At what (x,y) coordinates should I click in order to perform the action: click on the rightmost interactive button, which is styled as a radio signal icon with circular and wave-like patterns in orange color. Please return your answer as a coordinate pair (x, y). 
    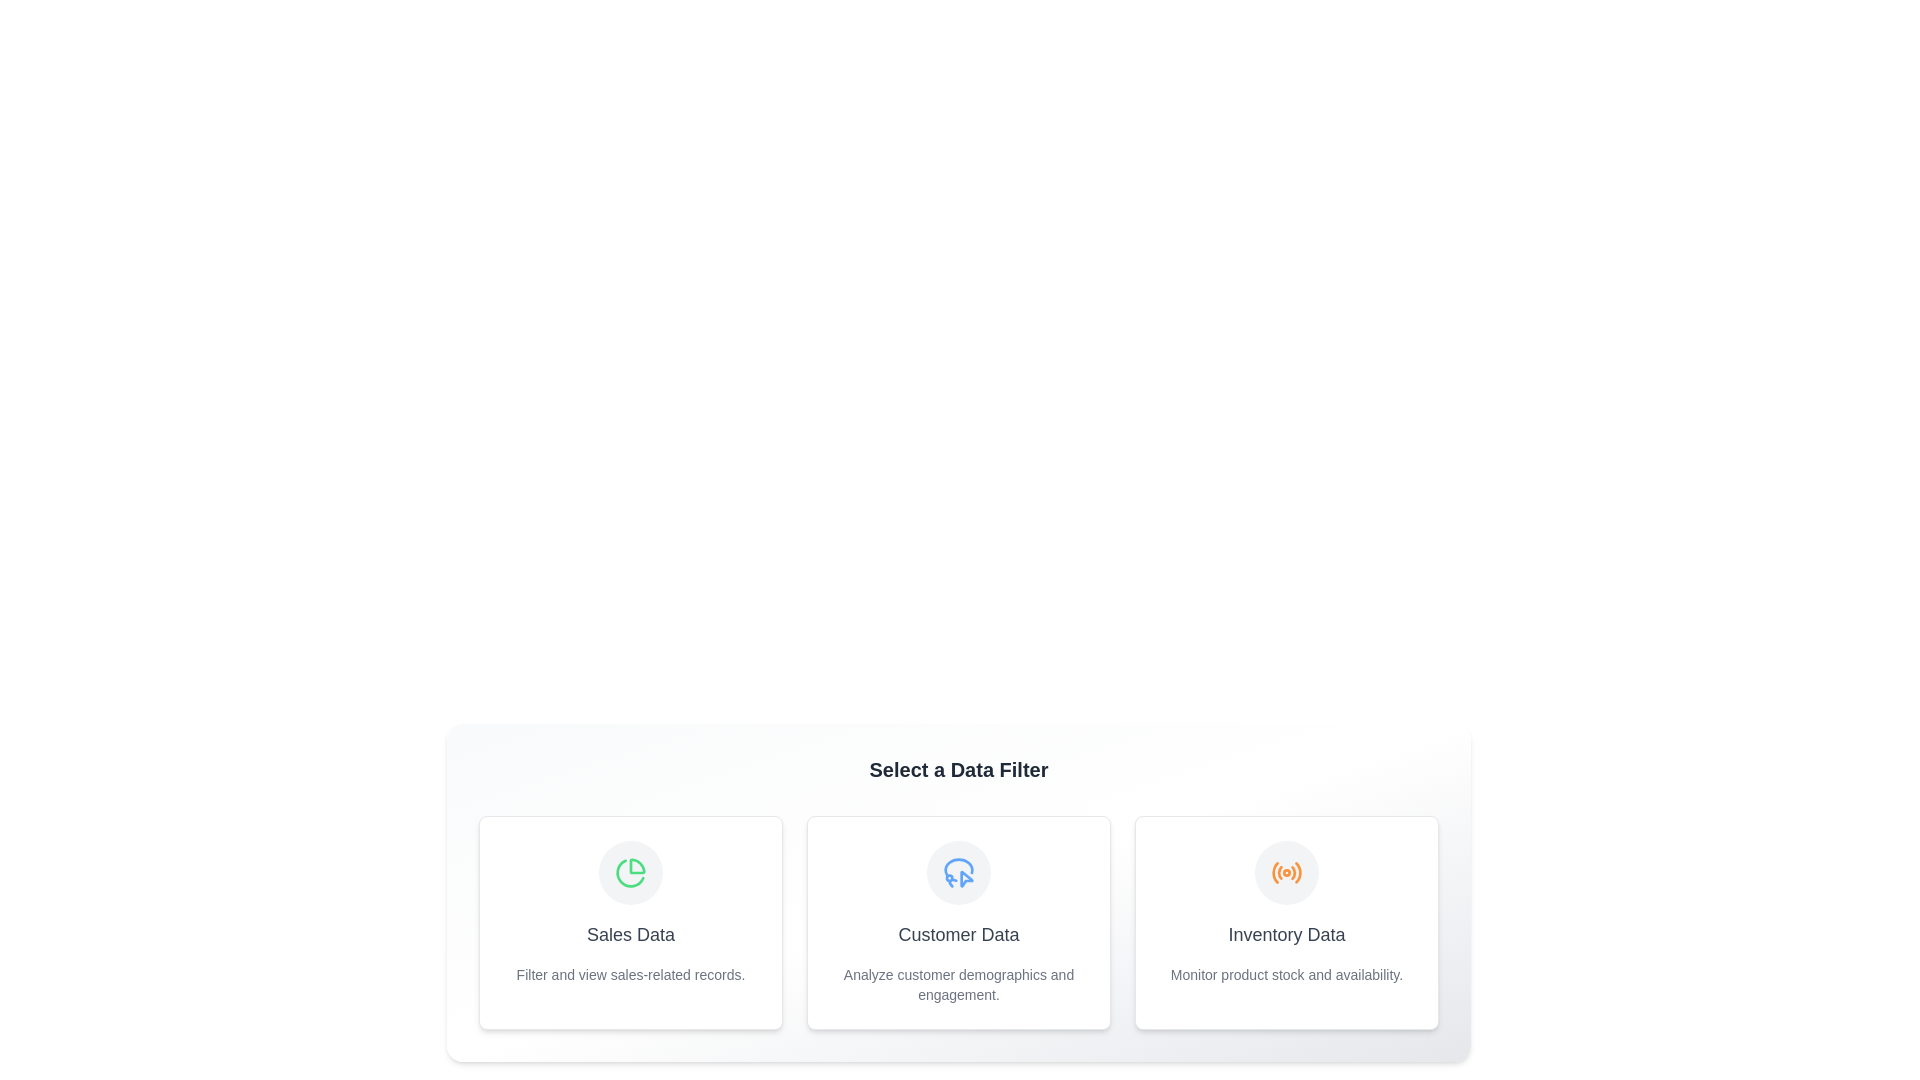
    Looking at the image, I should click on (1286, 871).